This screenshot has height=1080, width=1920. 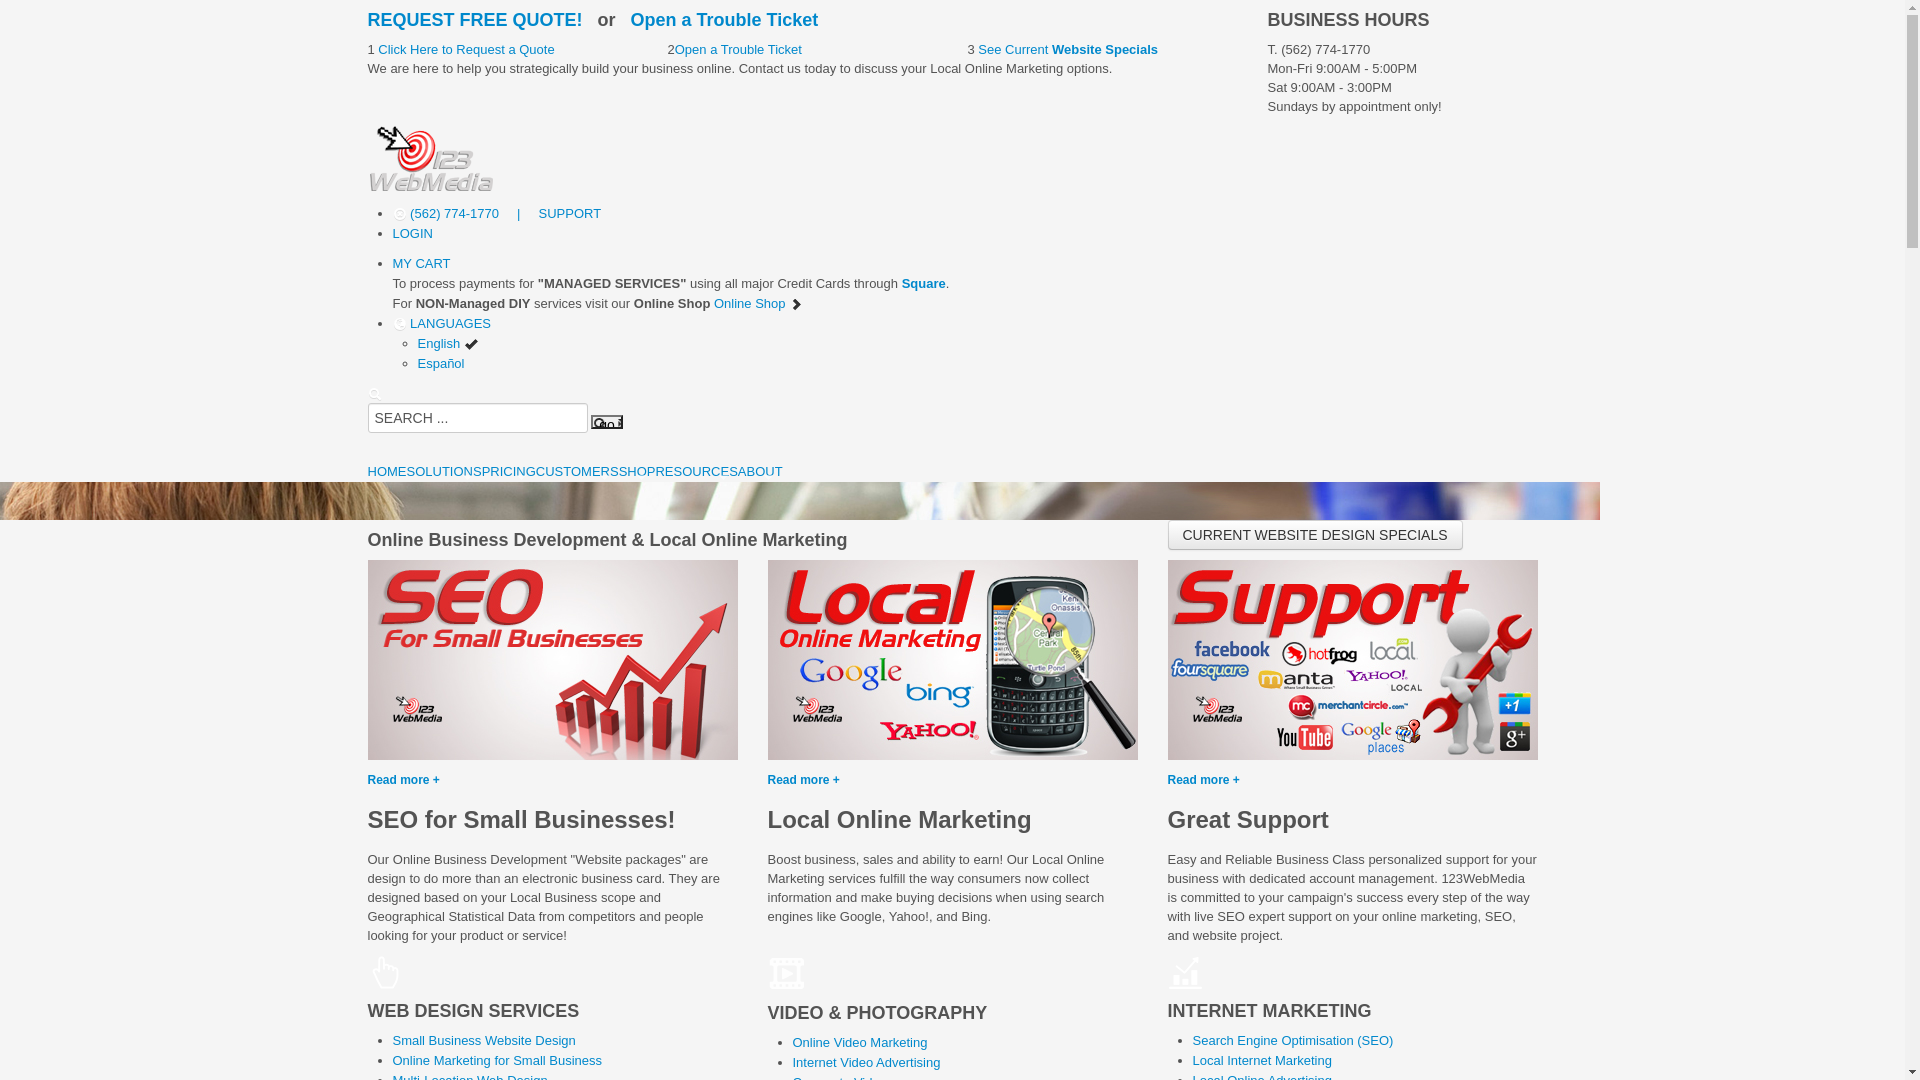 What do you see at coordinates (923, 283) in the screenshot?
I see `'Square'` at bounding box center [923, 283].